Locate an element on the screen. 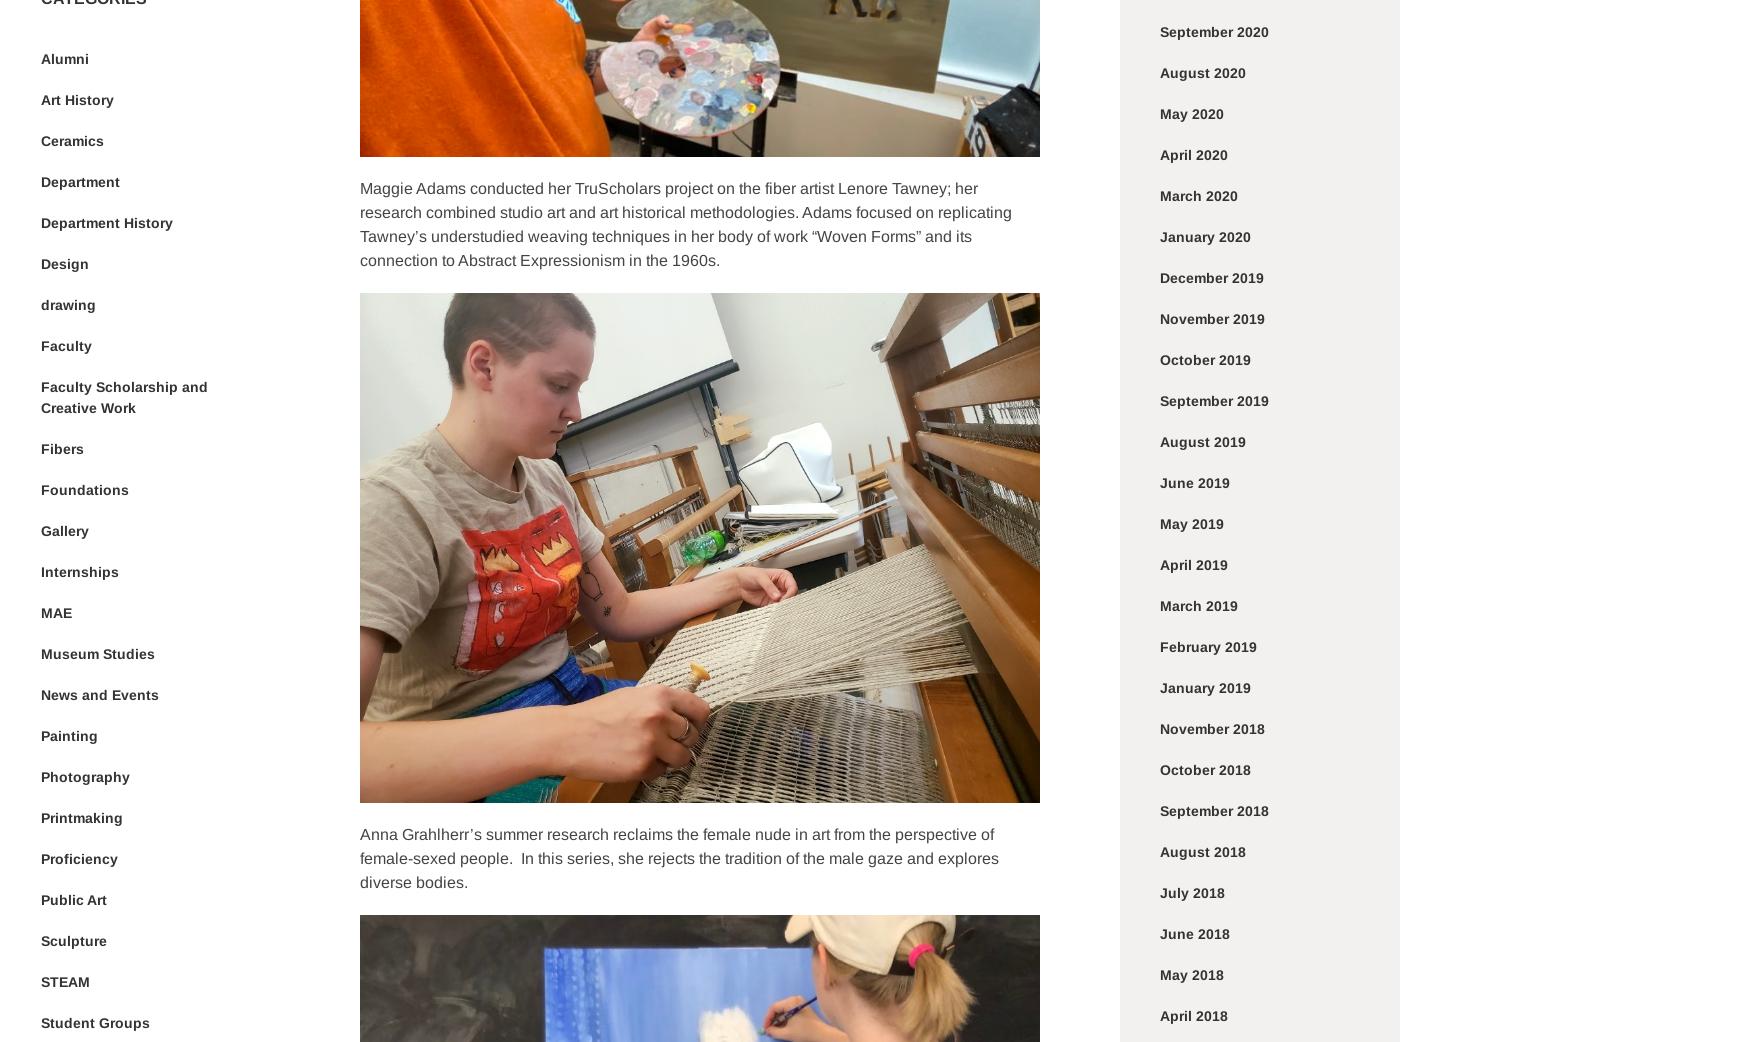 The image size is (1750, 1042). 'June 2019' is located at coordinates (1195, 482).